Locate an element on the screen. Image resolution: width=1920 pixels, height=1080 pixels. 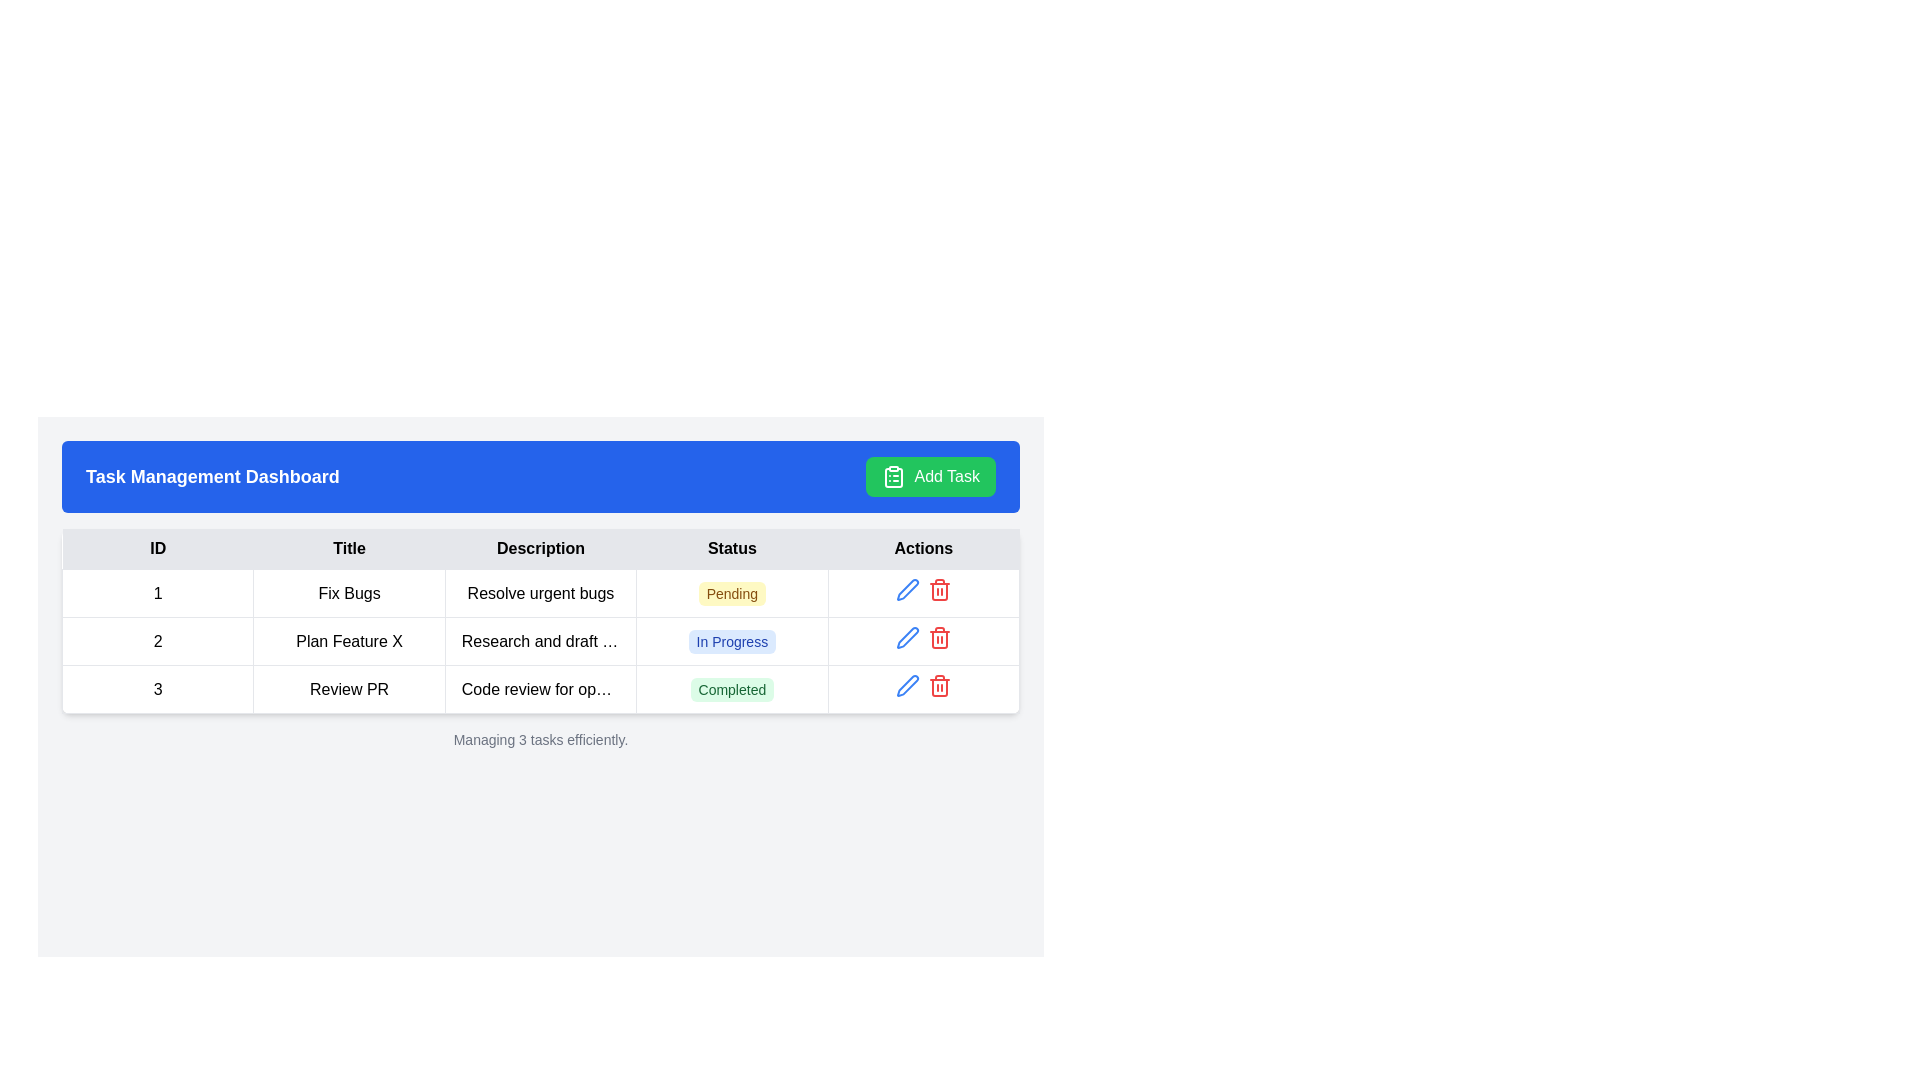
the red trashcan icon button located in the Actions column of the last row corresponding to the task titled 'Review PR' is located at coordinates (938, 637).